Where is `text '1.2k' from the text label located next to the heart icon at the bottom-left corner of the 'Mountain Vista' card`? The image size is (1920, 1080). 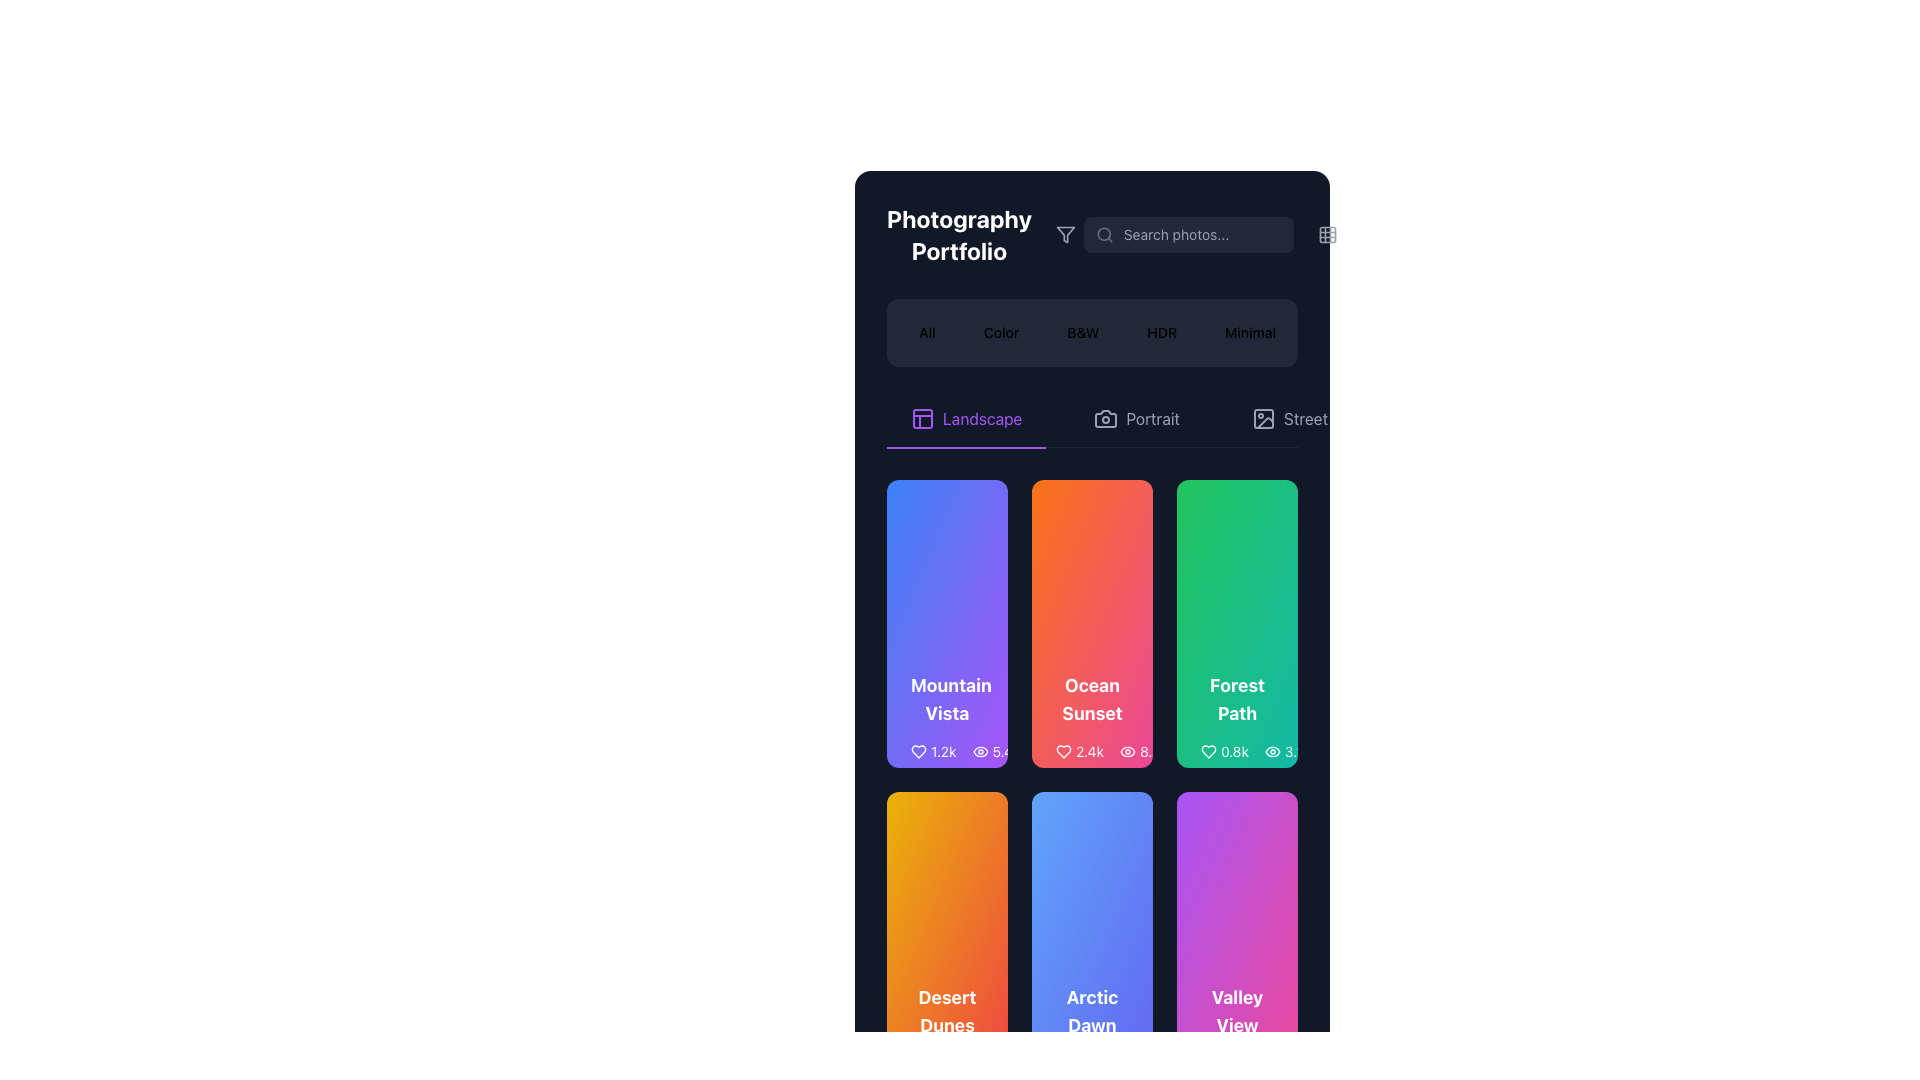
text '1.2k' from the text label located next to the heart icon at the bottom-left corner of the 'Mountain Vista' card is located at coordinates (942, 752).